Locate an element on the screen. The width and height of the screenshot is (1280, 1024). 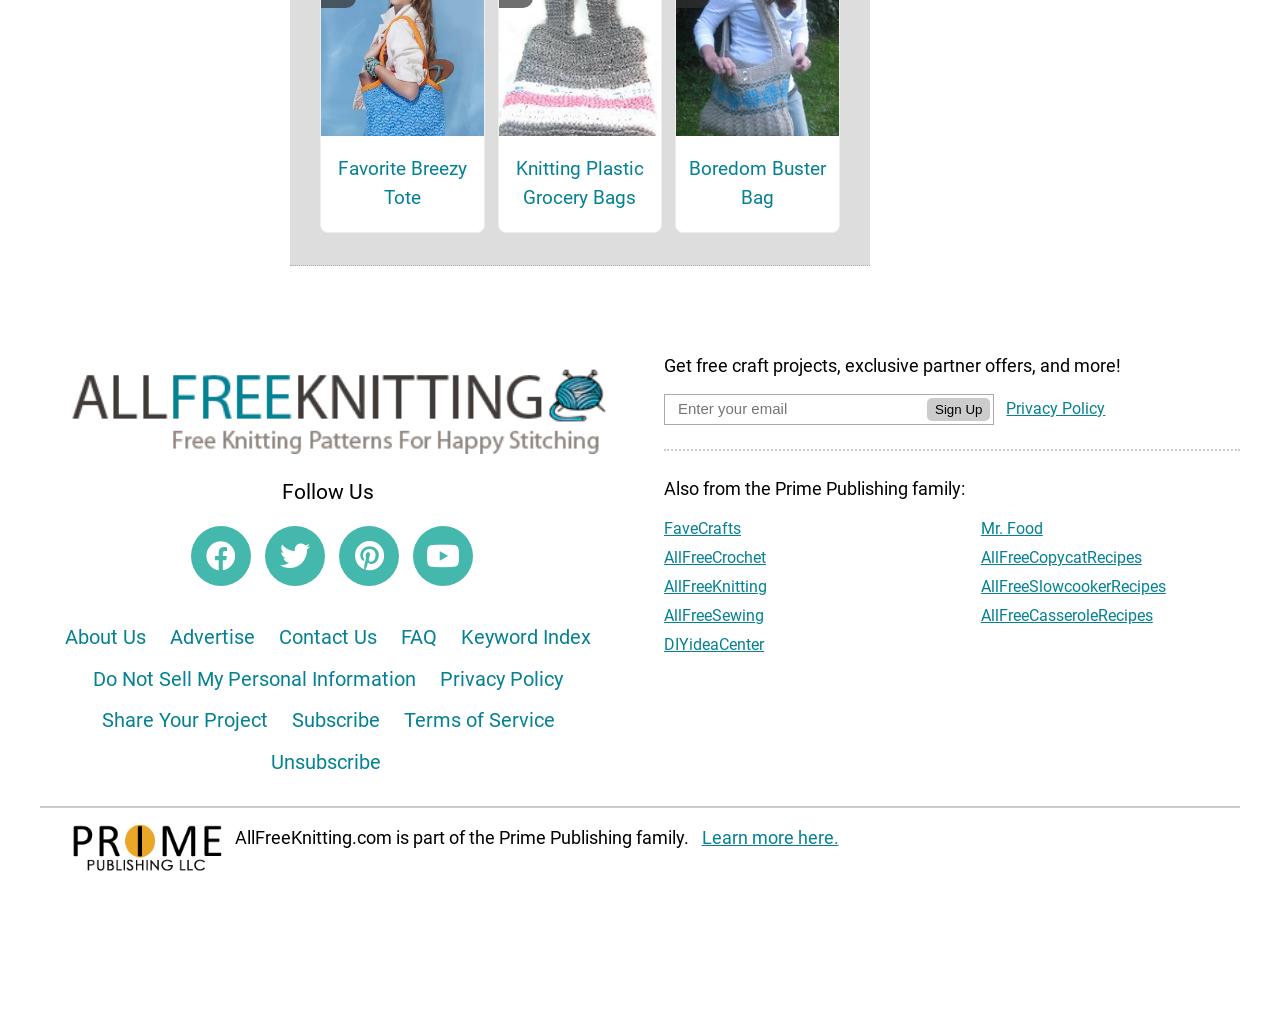
'Contact Us' is located at coordinates (327, 663).